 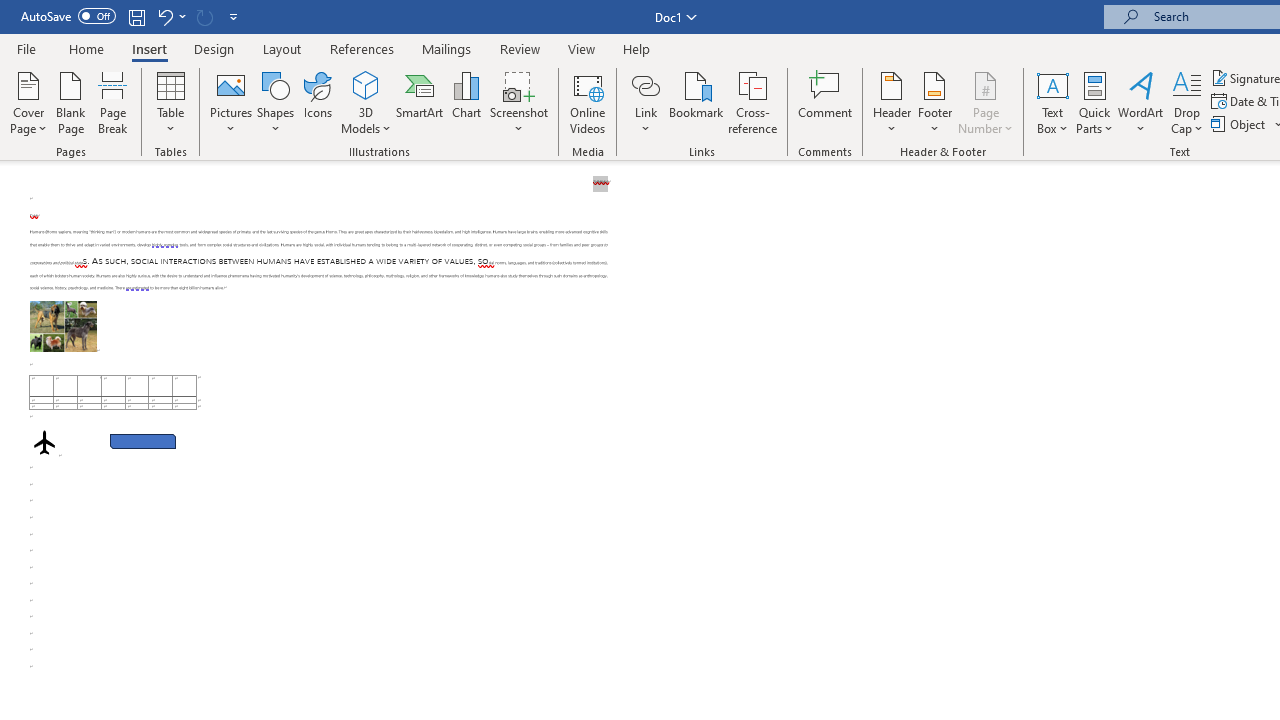 What do you see at coordinates (231, 103) in the screenshot?
I see `'Pictures'` at bounding box center [231, 103].